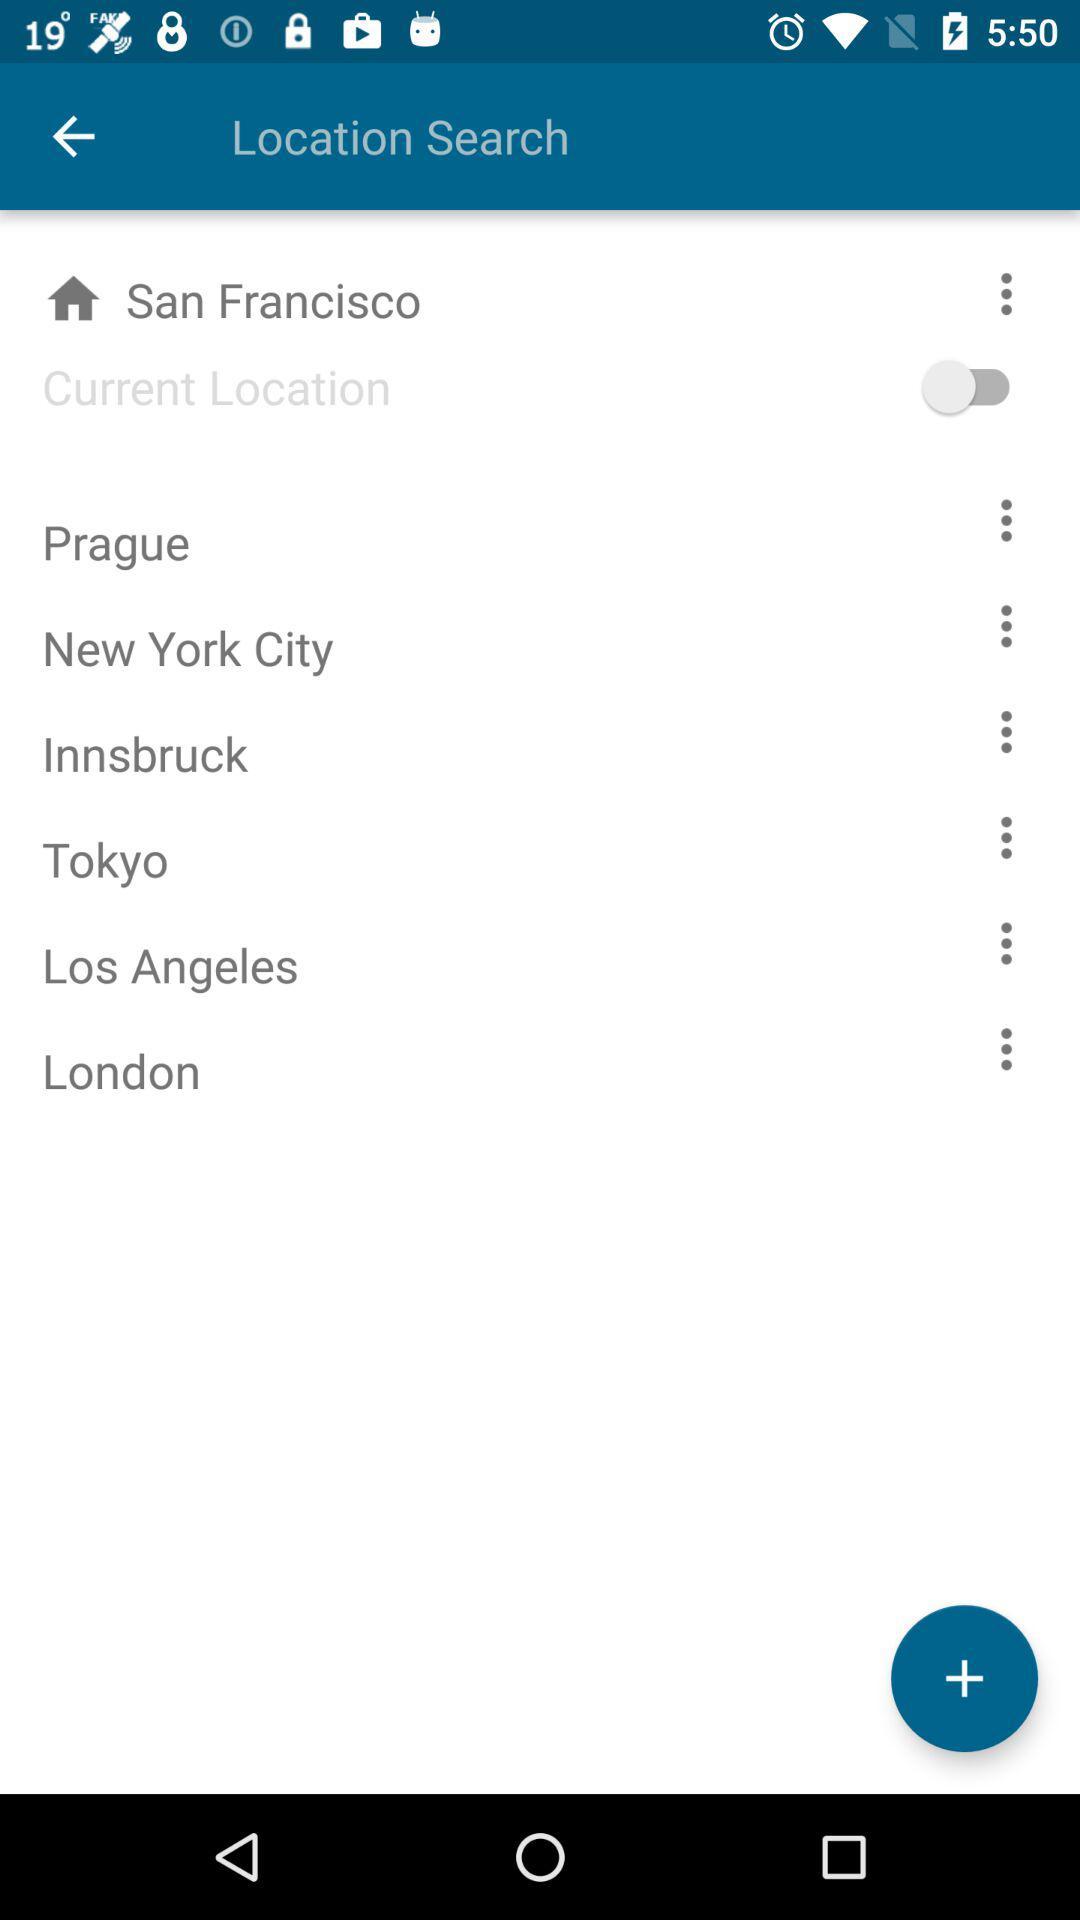  I want to click on new city, so click(963, 1678).